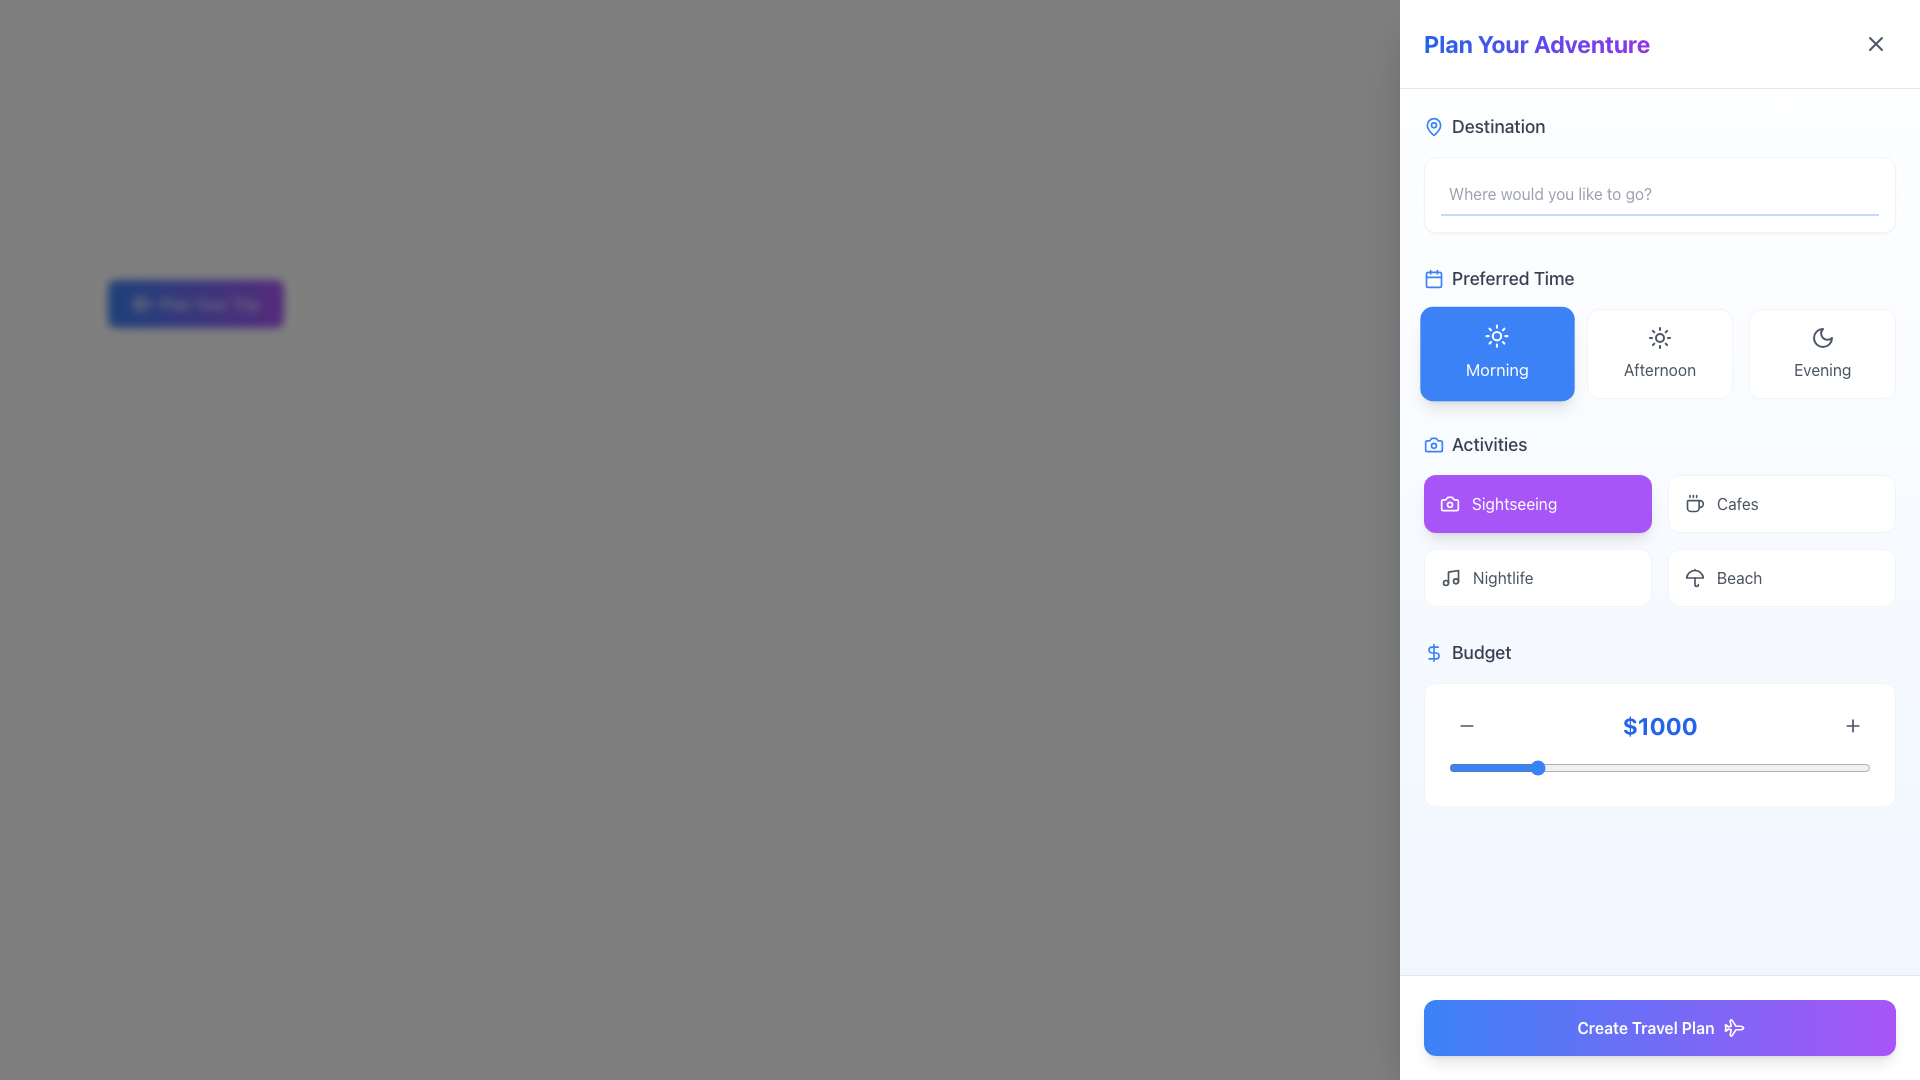 This screenshot has width=1920, height=1080. What do you see at coordinates (1660, 725) in the screenshot?
I see `the static text label that displays the current budget value, which is centrally positioned between the decrement and increment buttons in the budget settings interface` at bounding box center [1660, 725].